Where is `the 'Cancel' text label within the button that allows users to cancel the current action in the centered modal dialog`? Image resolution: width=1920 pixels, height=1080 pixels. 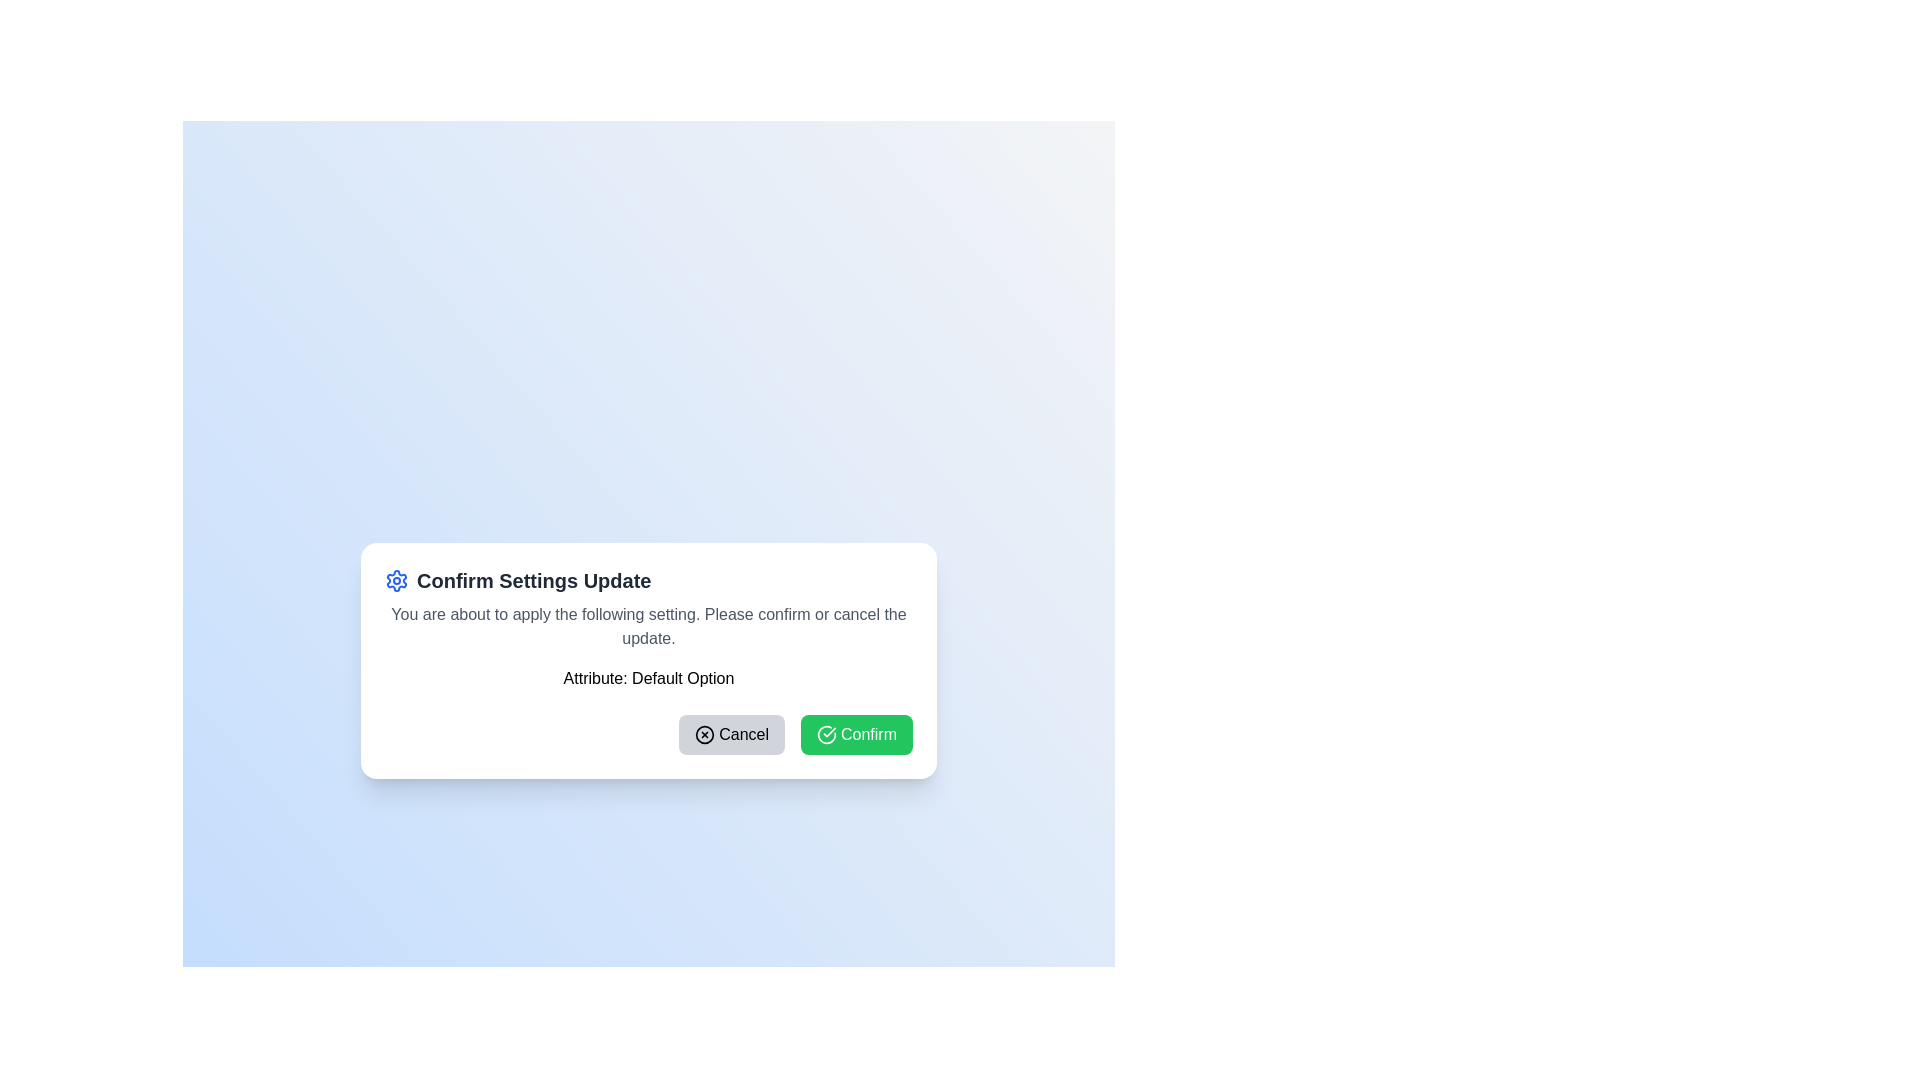 the 'Cancel' text label within the button that allows users to cancel the current action in the centered modal dialog is located at coordinates (743, 735).